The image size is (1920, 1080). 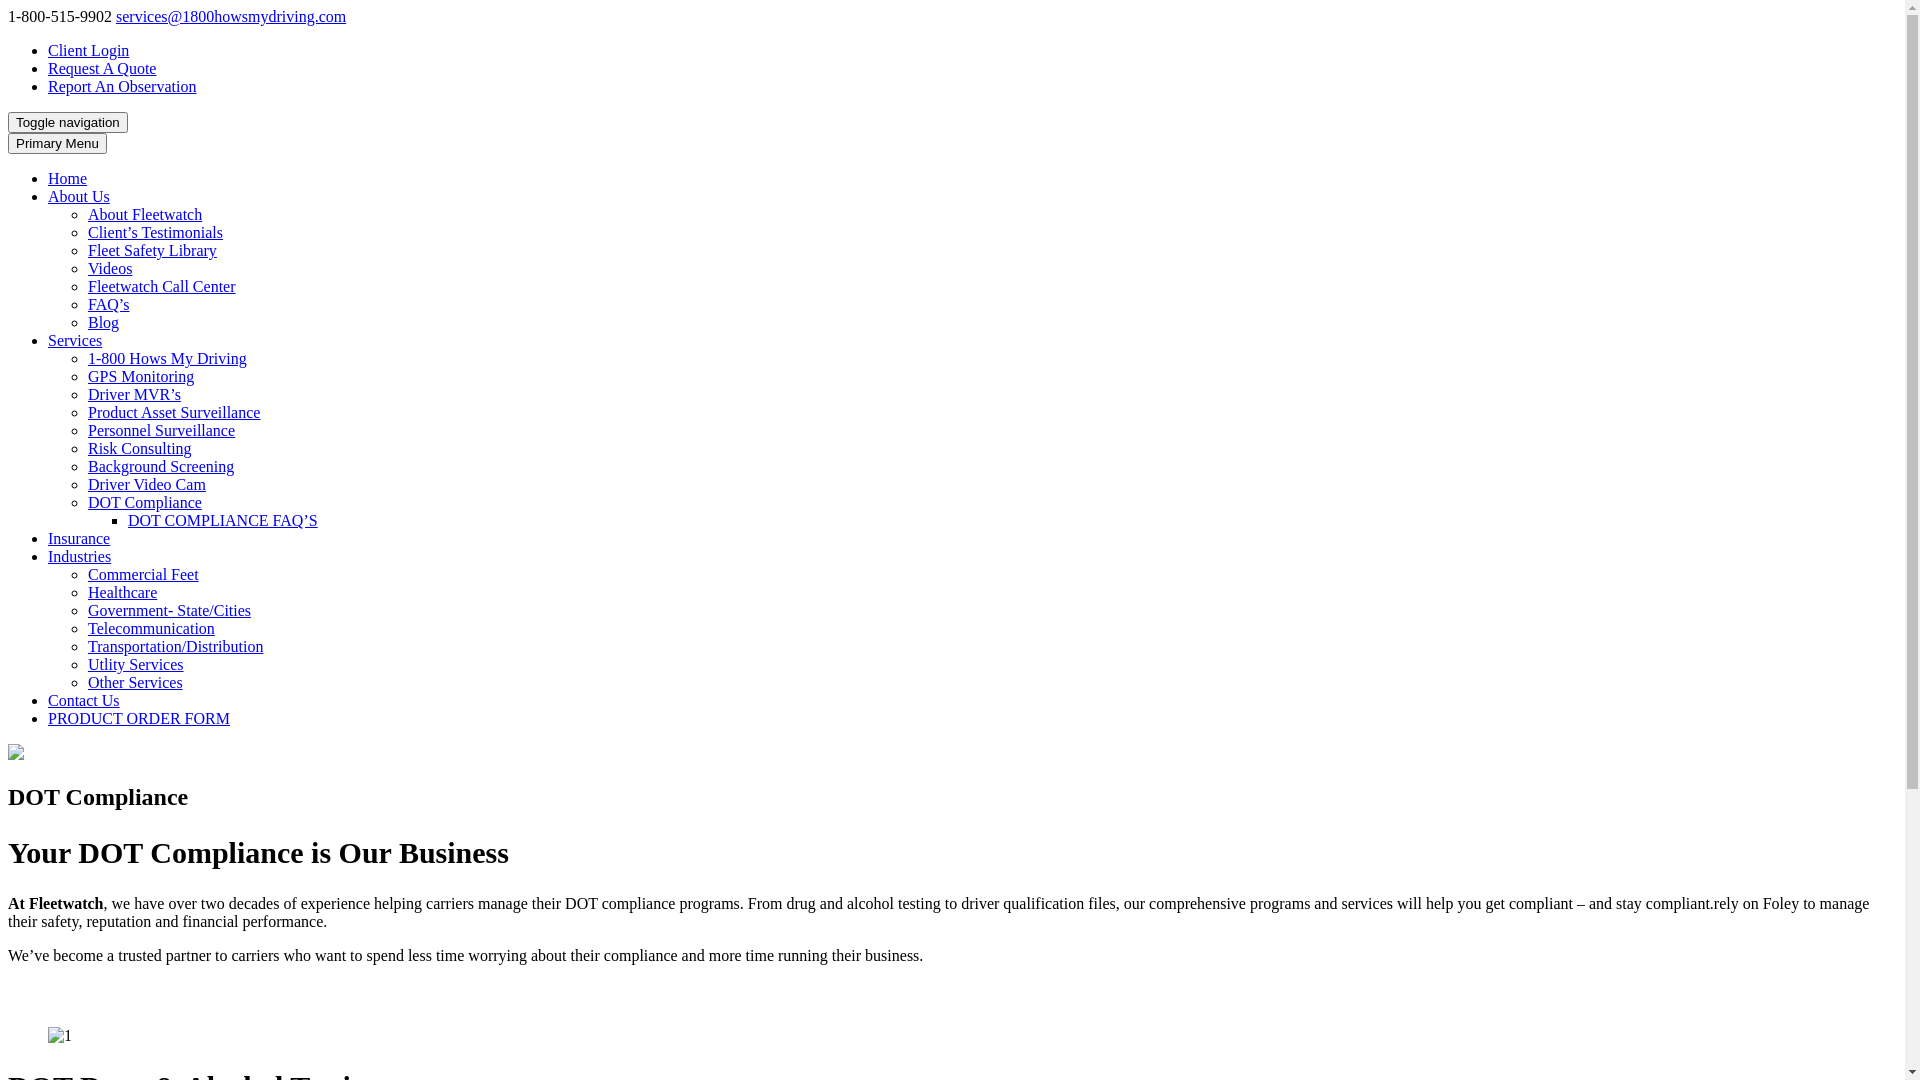 What do you see at coordinates (86, 627) in the screenshot?
I see `'Telecommunication'` at bounding box center [86, 627].